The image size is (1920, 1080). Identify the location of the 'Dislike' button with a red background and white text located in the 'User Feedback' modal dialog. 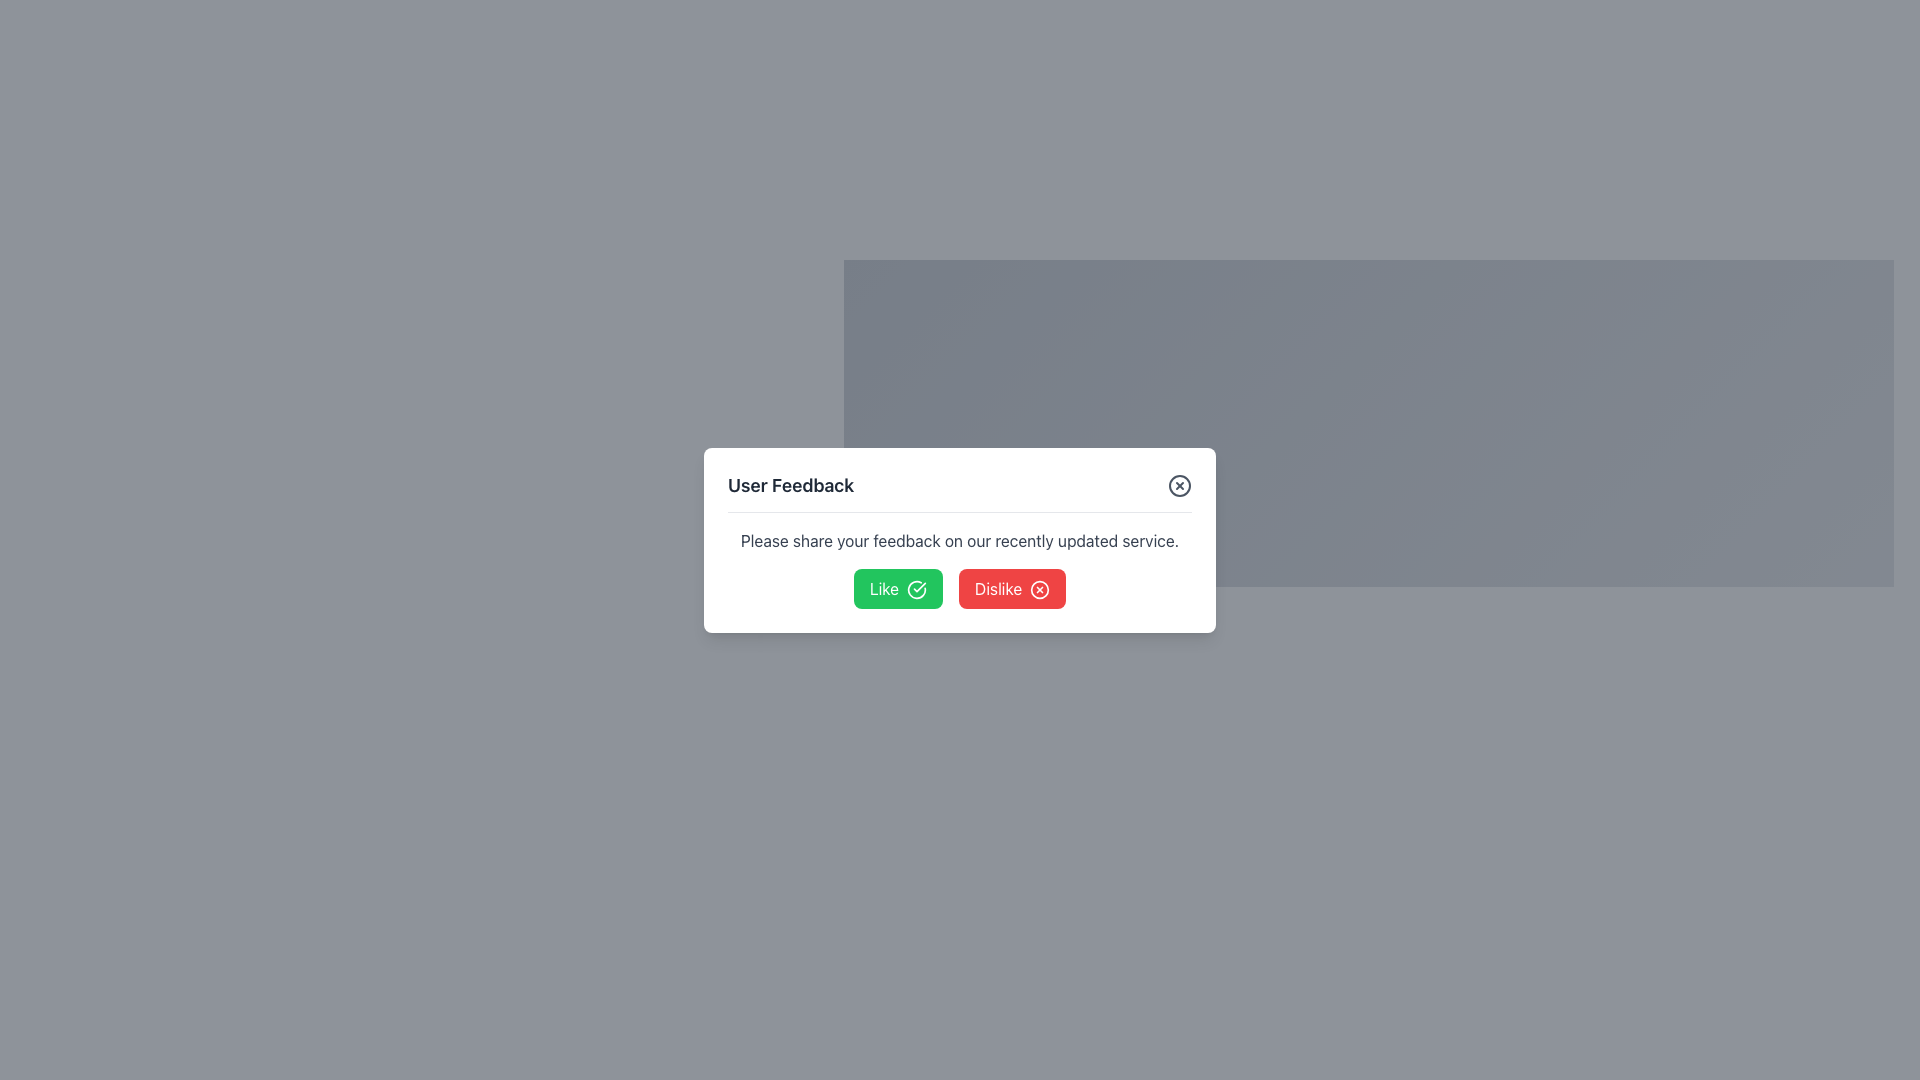
(1012, 587).